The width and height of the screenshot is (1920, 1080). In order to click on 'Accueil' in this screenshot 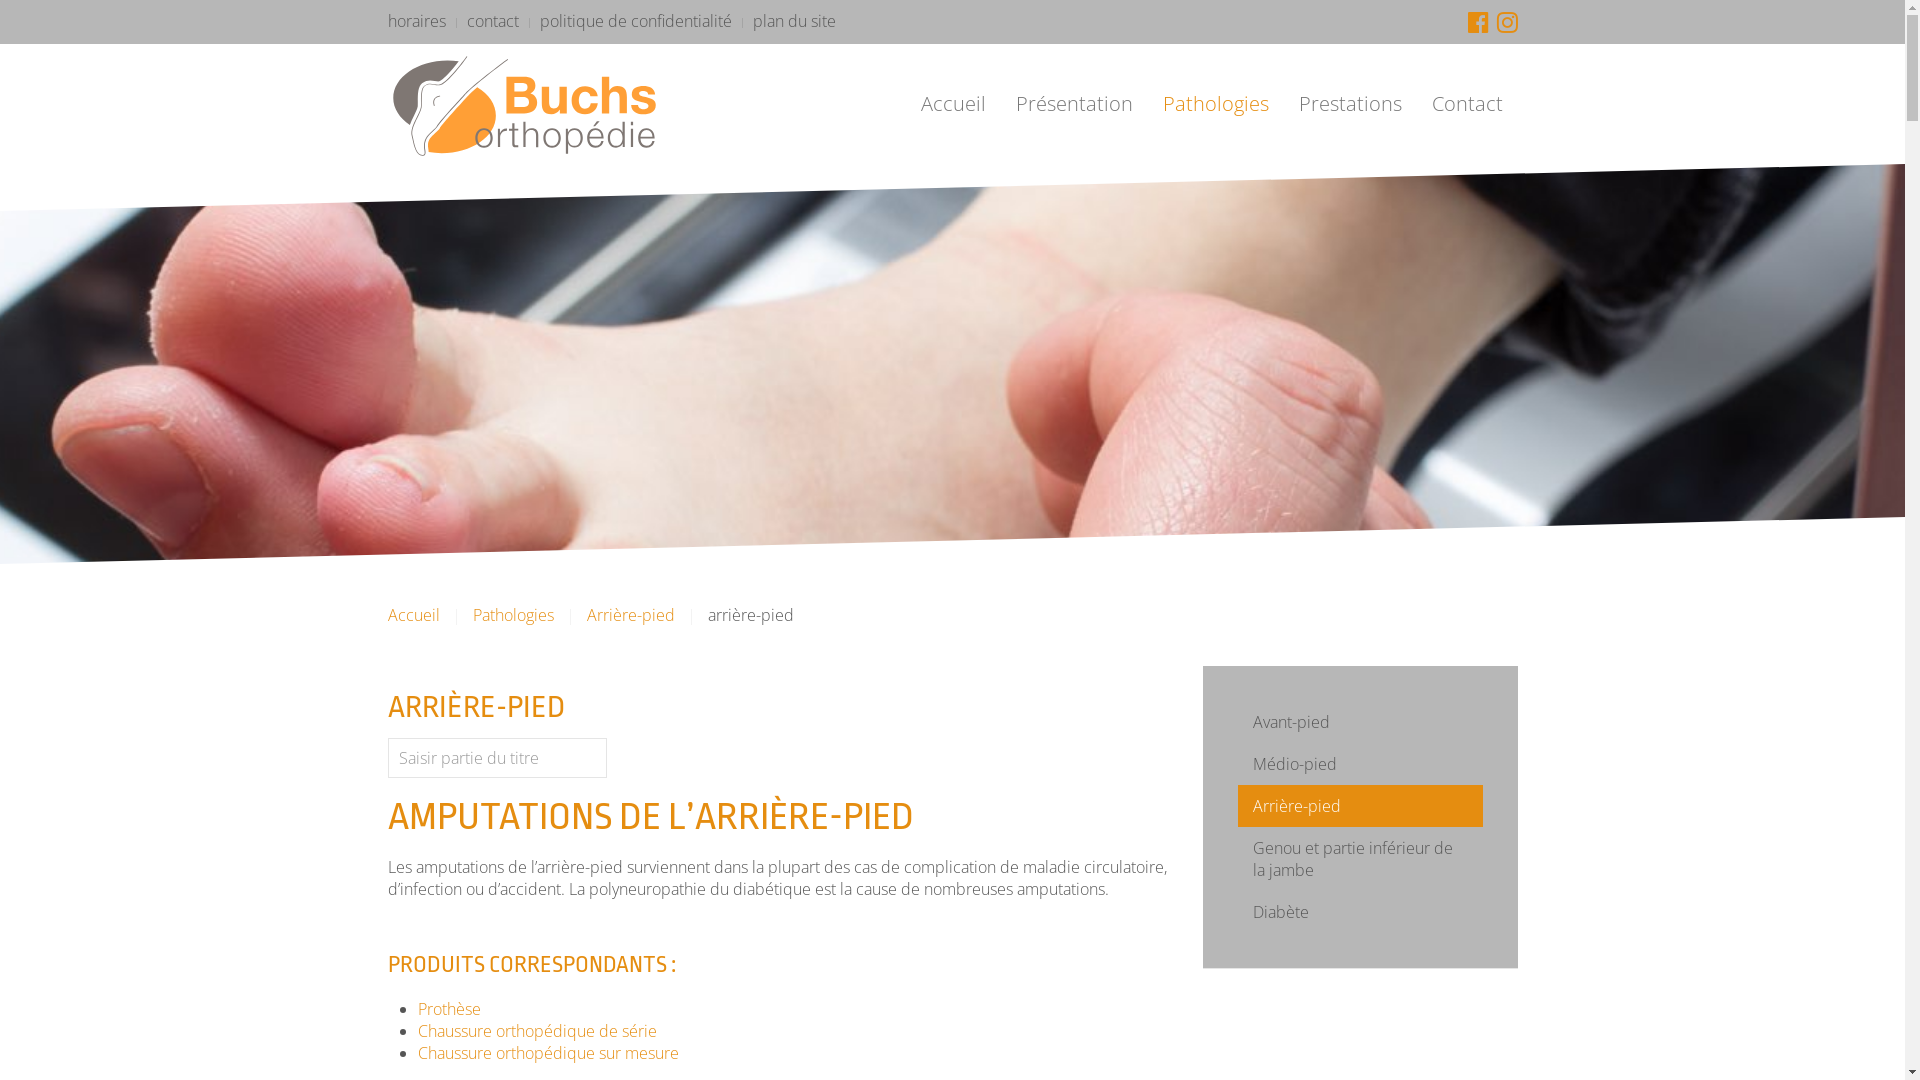, I will do `click(905, 104)`.